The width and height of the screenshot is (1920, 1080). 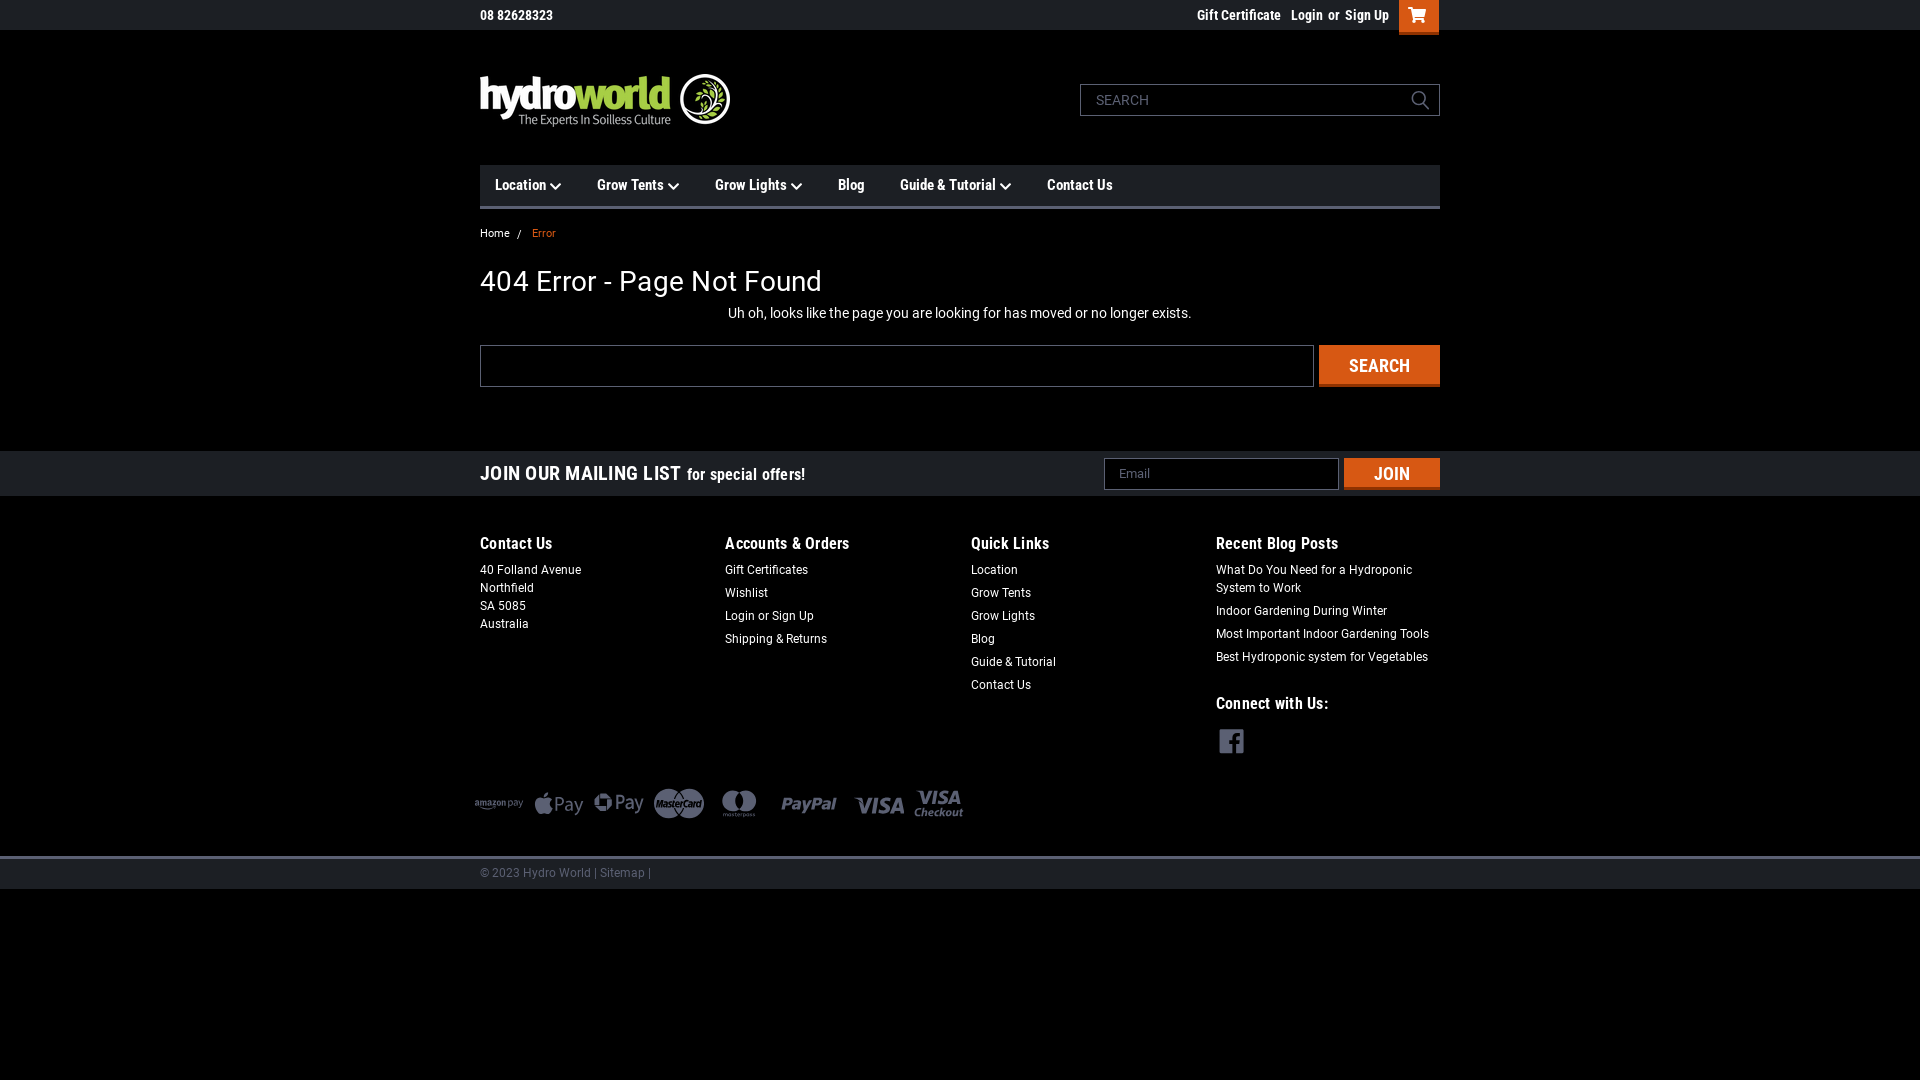 I want to click on 'Gift Certificate', so click(x=1232, y=15).